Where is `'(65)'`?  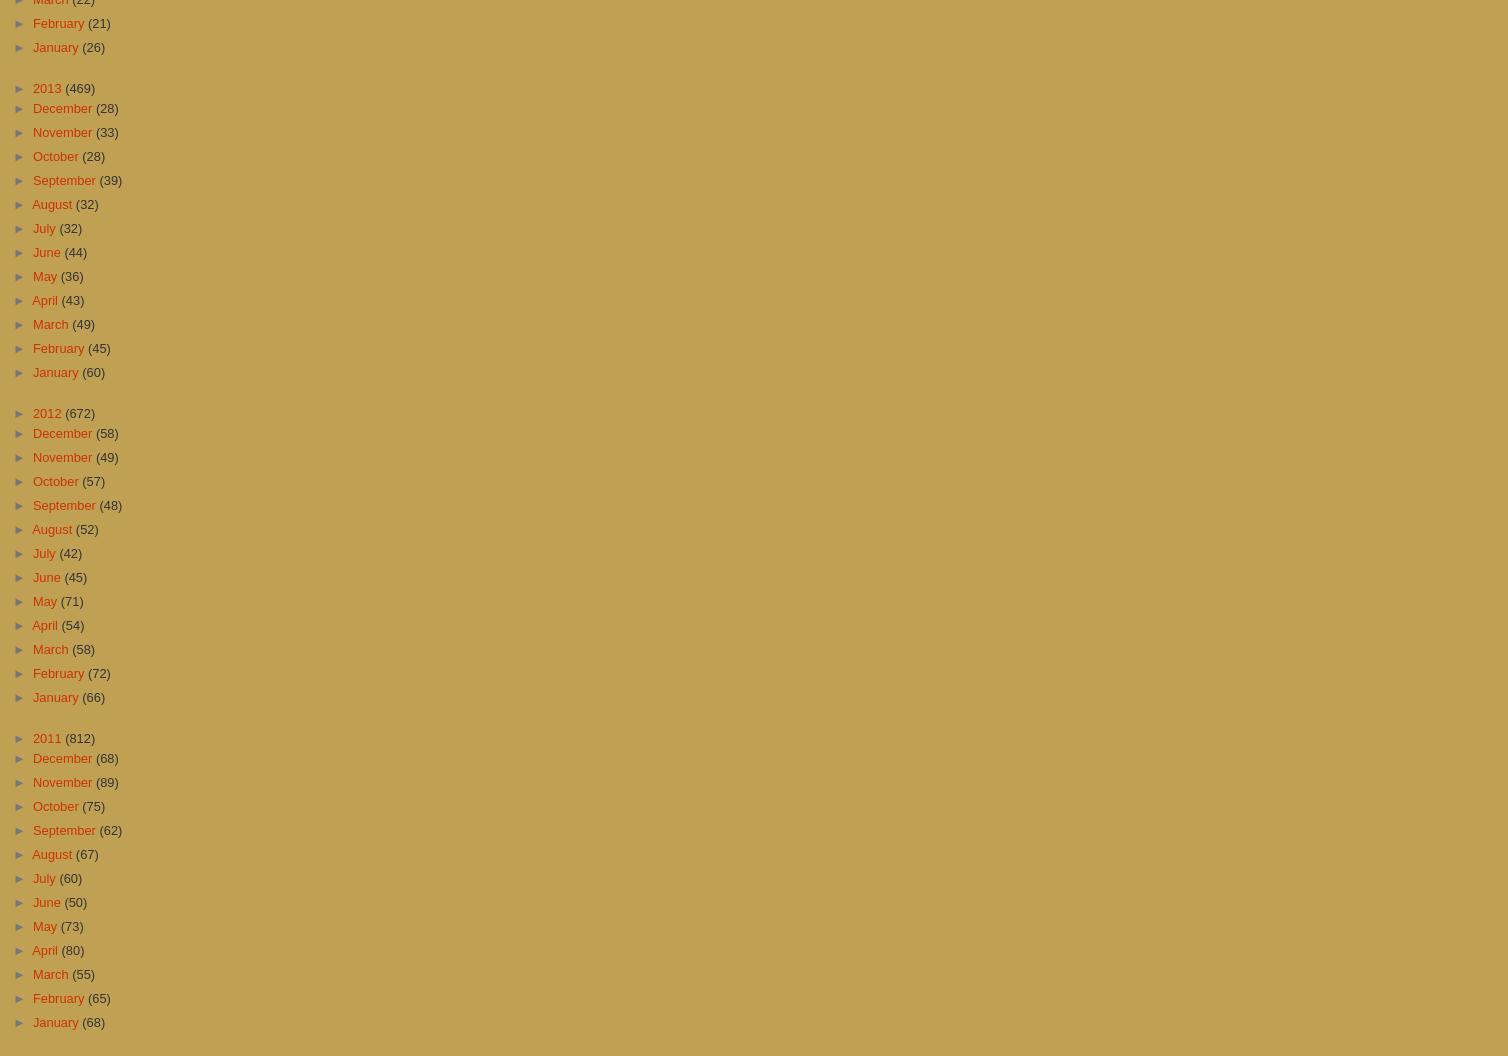 '(65)' is located at coordinates (98, 996).